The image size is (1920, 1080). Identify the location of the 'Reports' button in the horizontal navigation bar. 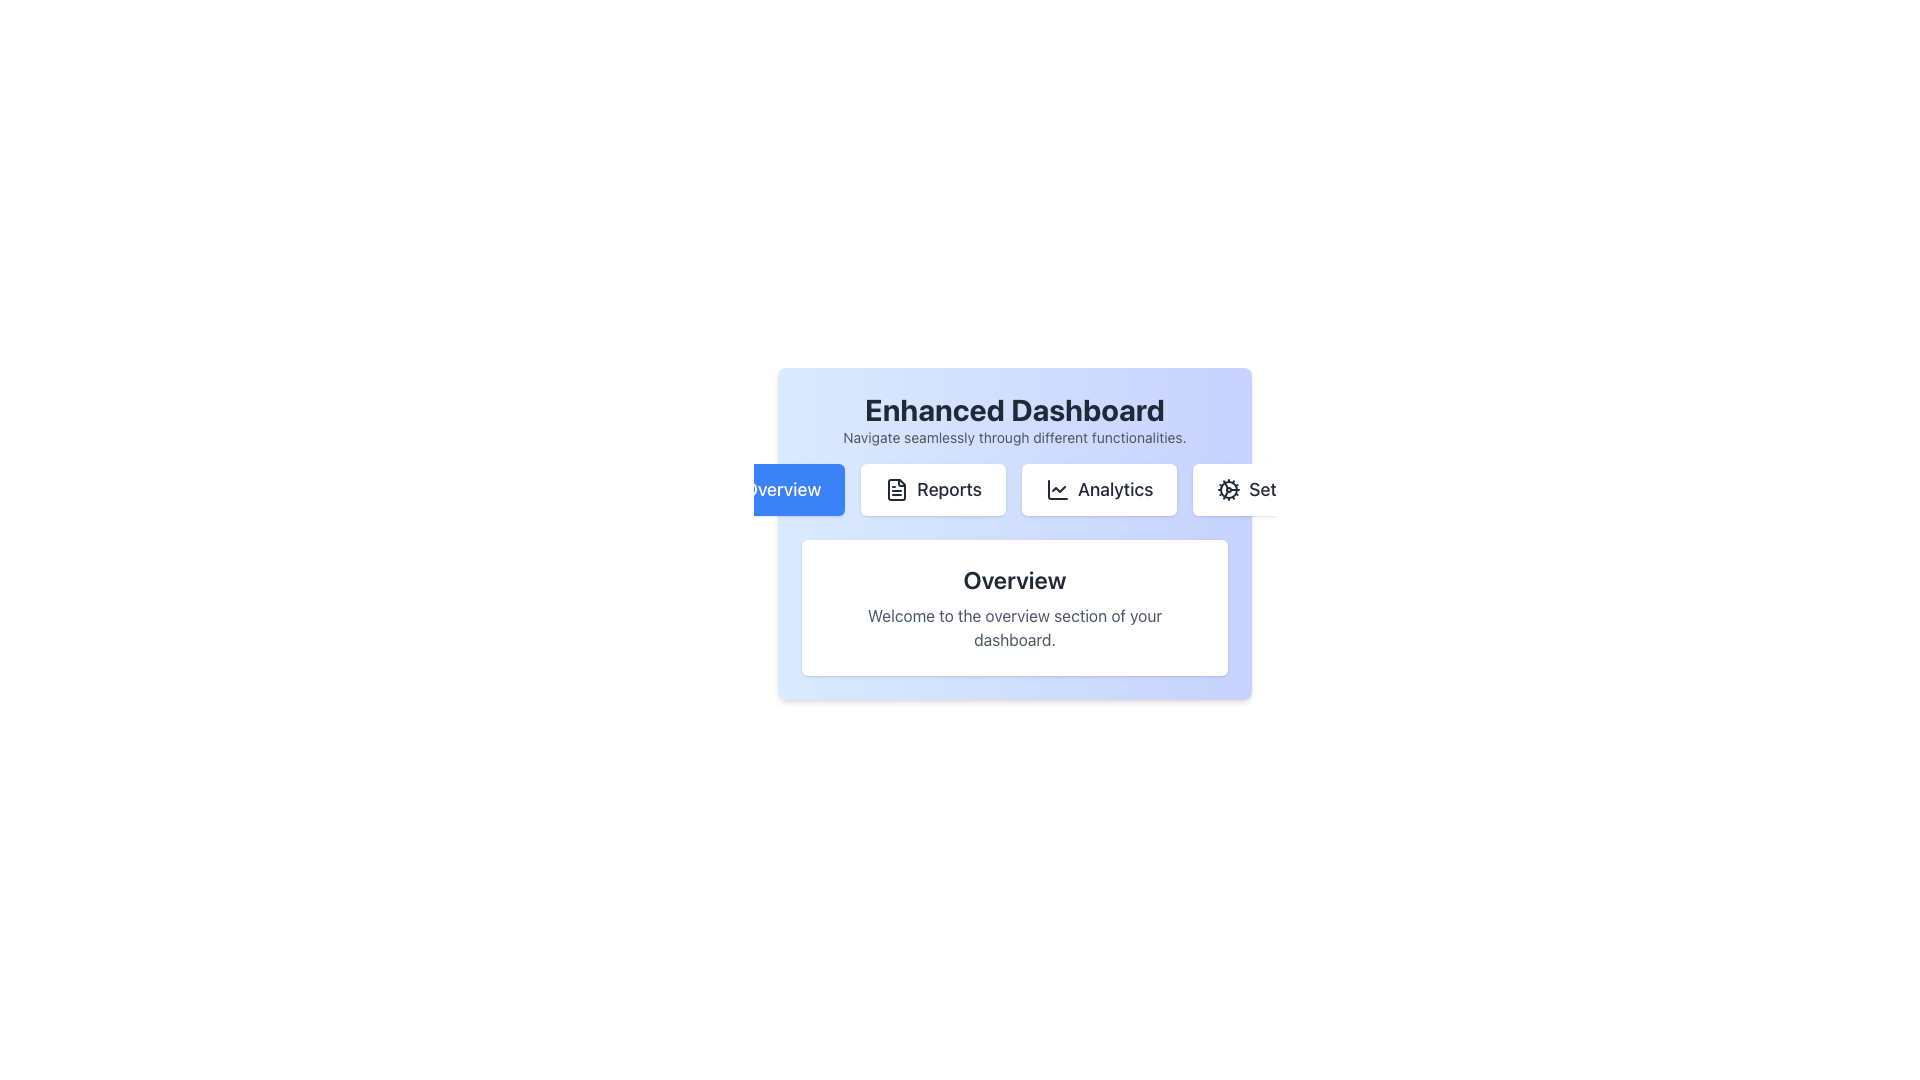
(1014, 489).